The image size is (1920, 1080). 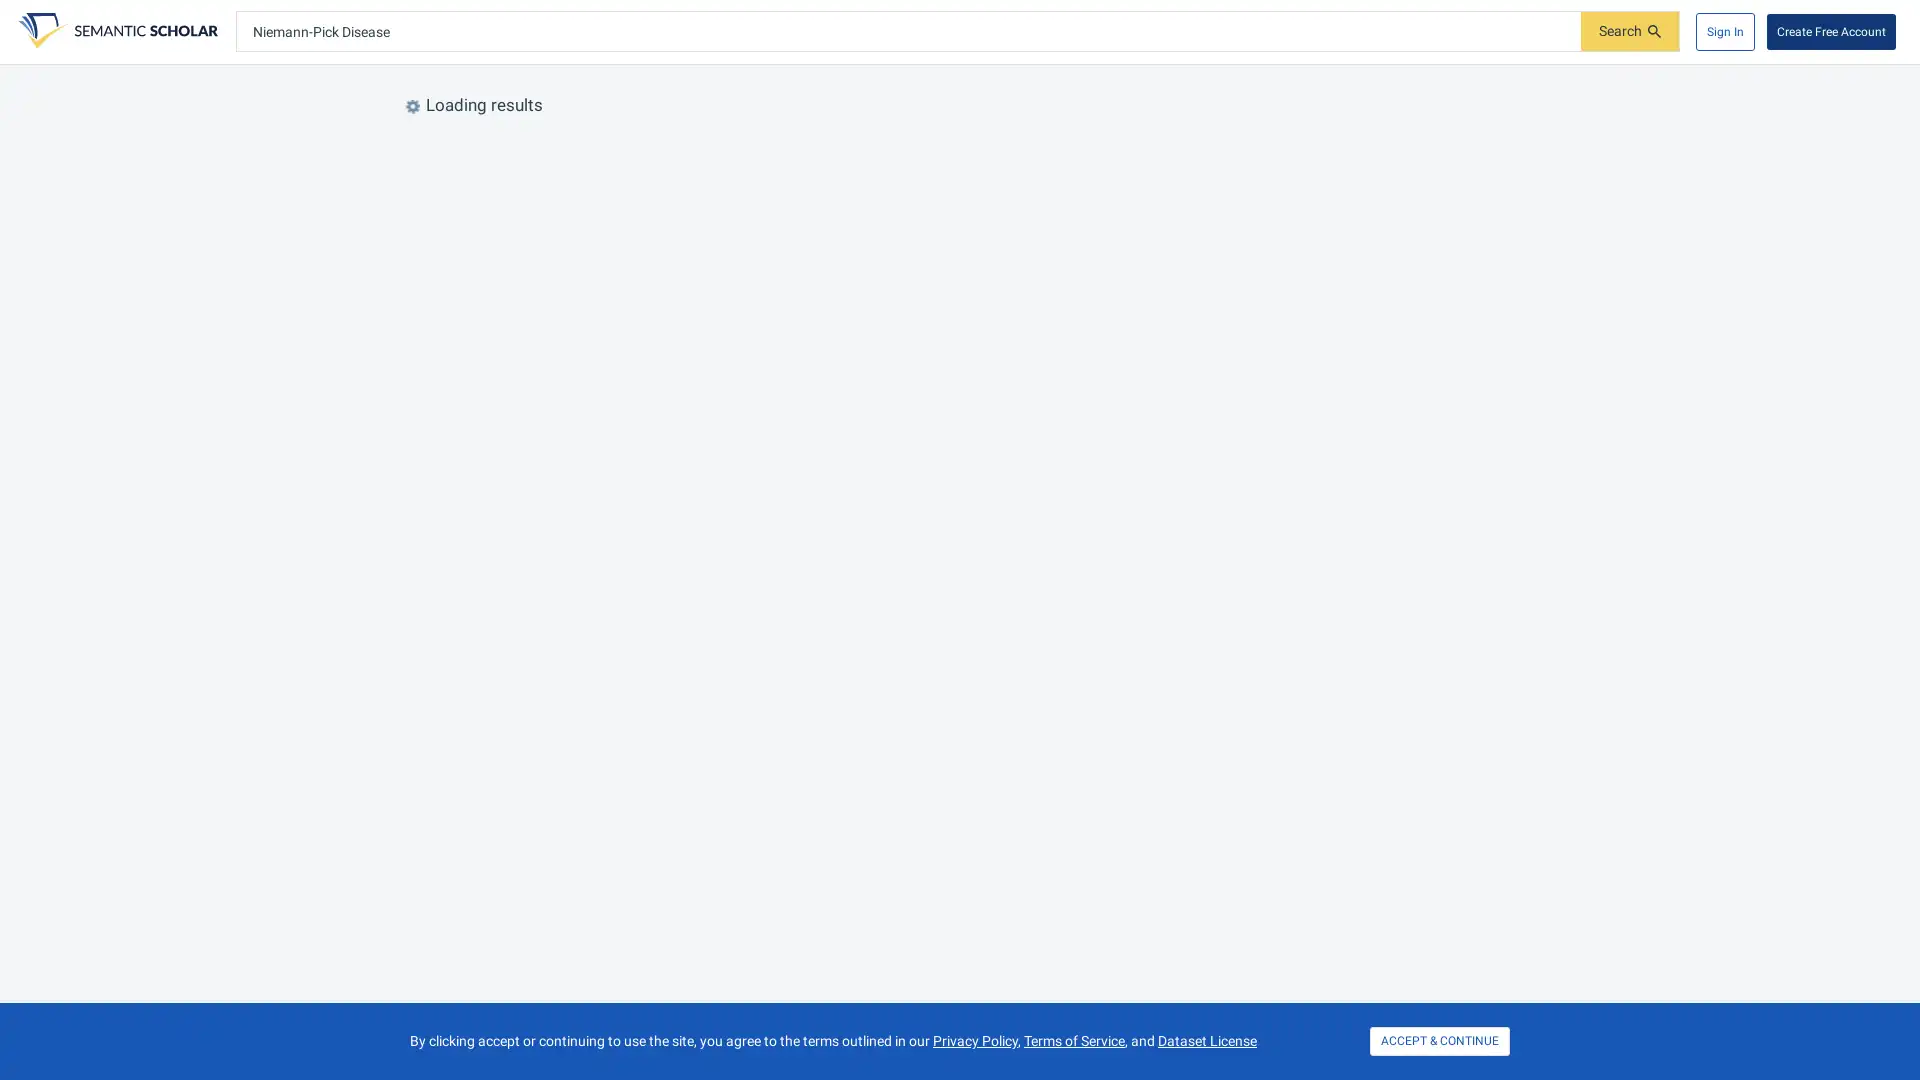 I want to click on Sign In, so click(x=1724, y=31).